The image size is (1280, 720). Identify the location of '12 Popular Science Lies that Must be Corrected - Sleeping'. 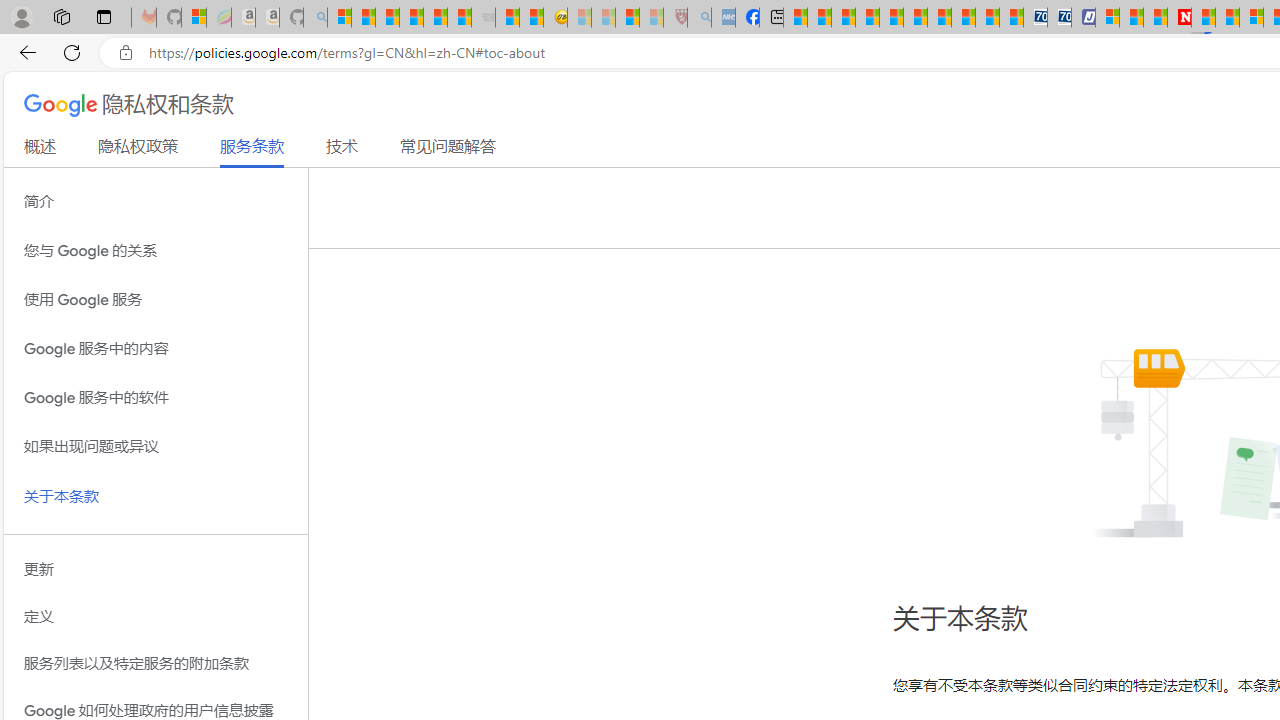
(651, 17).